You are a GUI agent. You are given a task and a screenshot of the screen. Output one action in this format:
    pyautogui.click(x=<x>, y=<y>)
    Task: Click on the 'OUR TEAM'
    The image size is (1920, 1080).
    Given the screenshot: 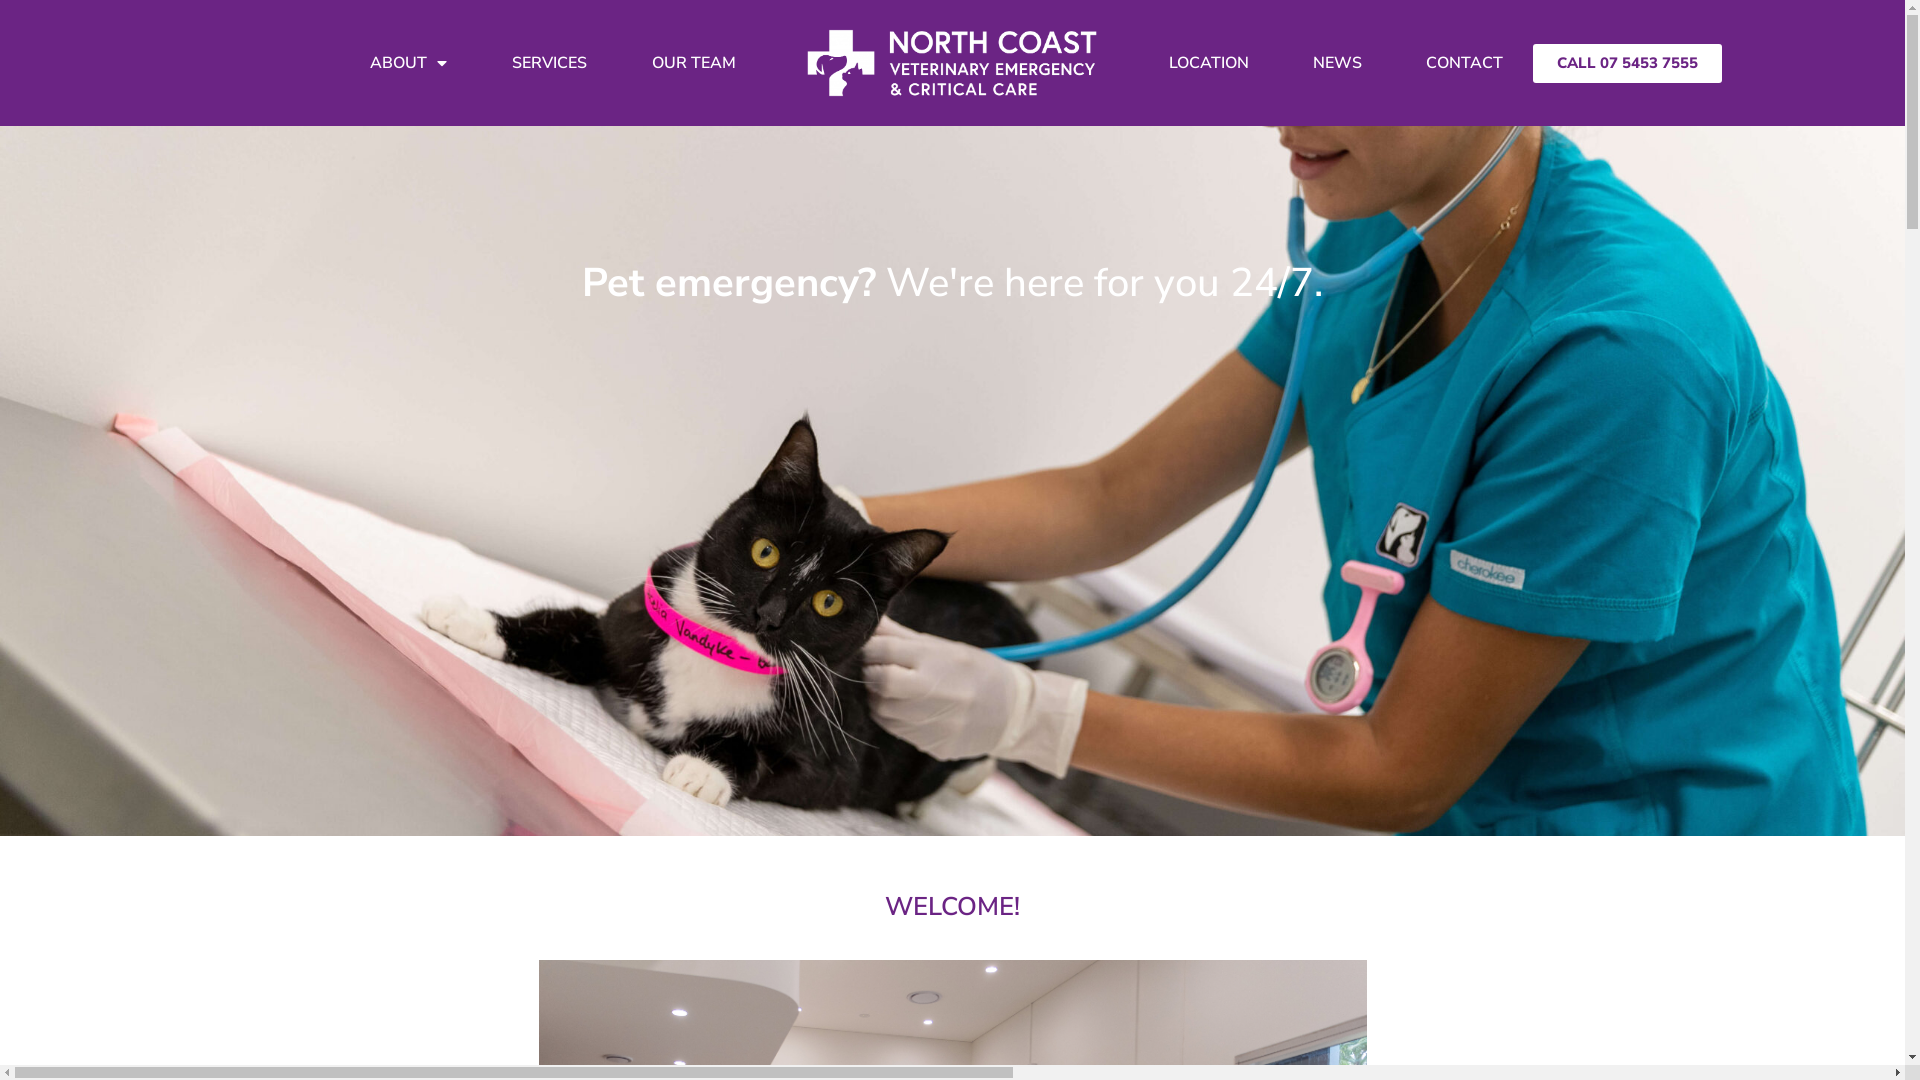 What is the action you would take?
    pyautogui.click(x=694, y=61)
    